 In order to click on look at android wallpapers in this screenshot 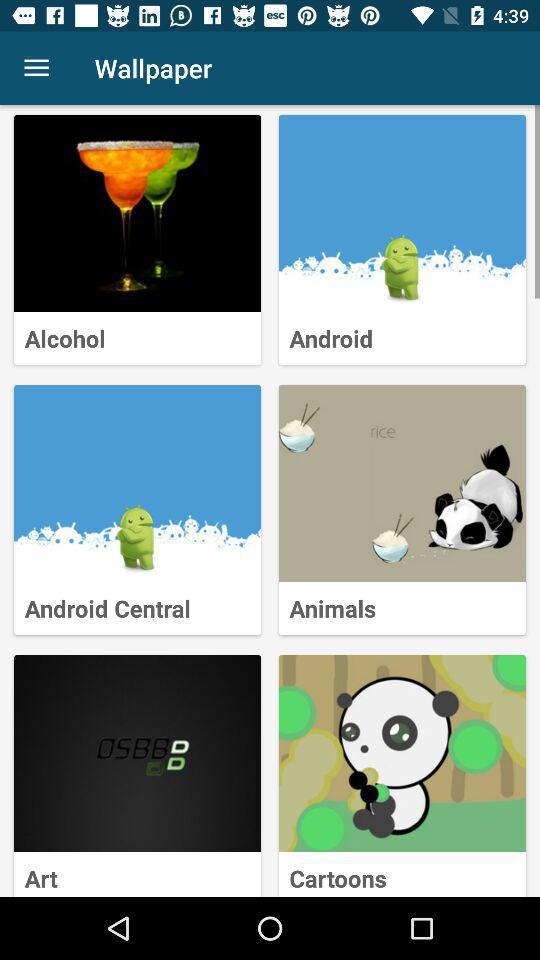, I will do `click(402, 213)`.